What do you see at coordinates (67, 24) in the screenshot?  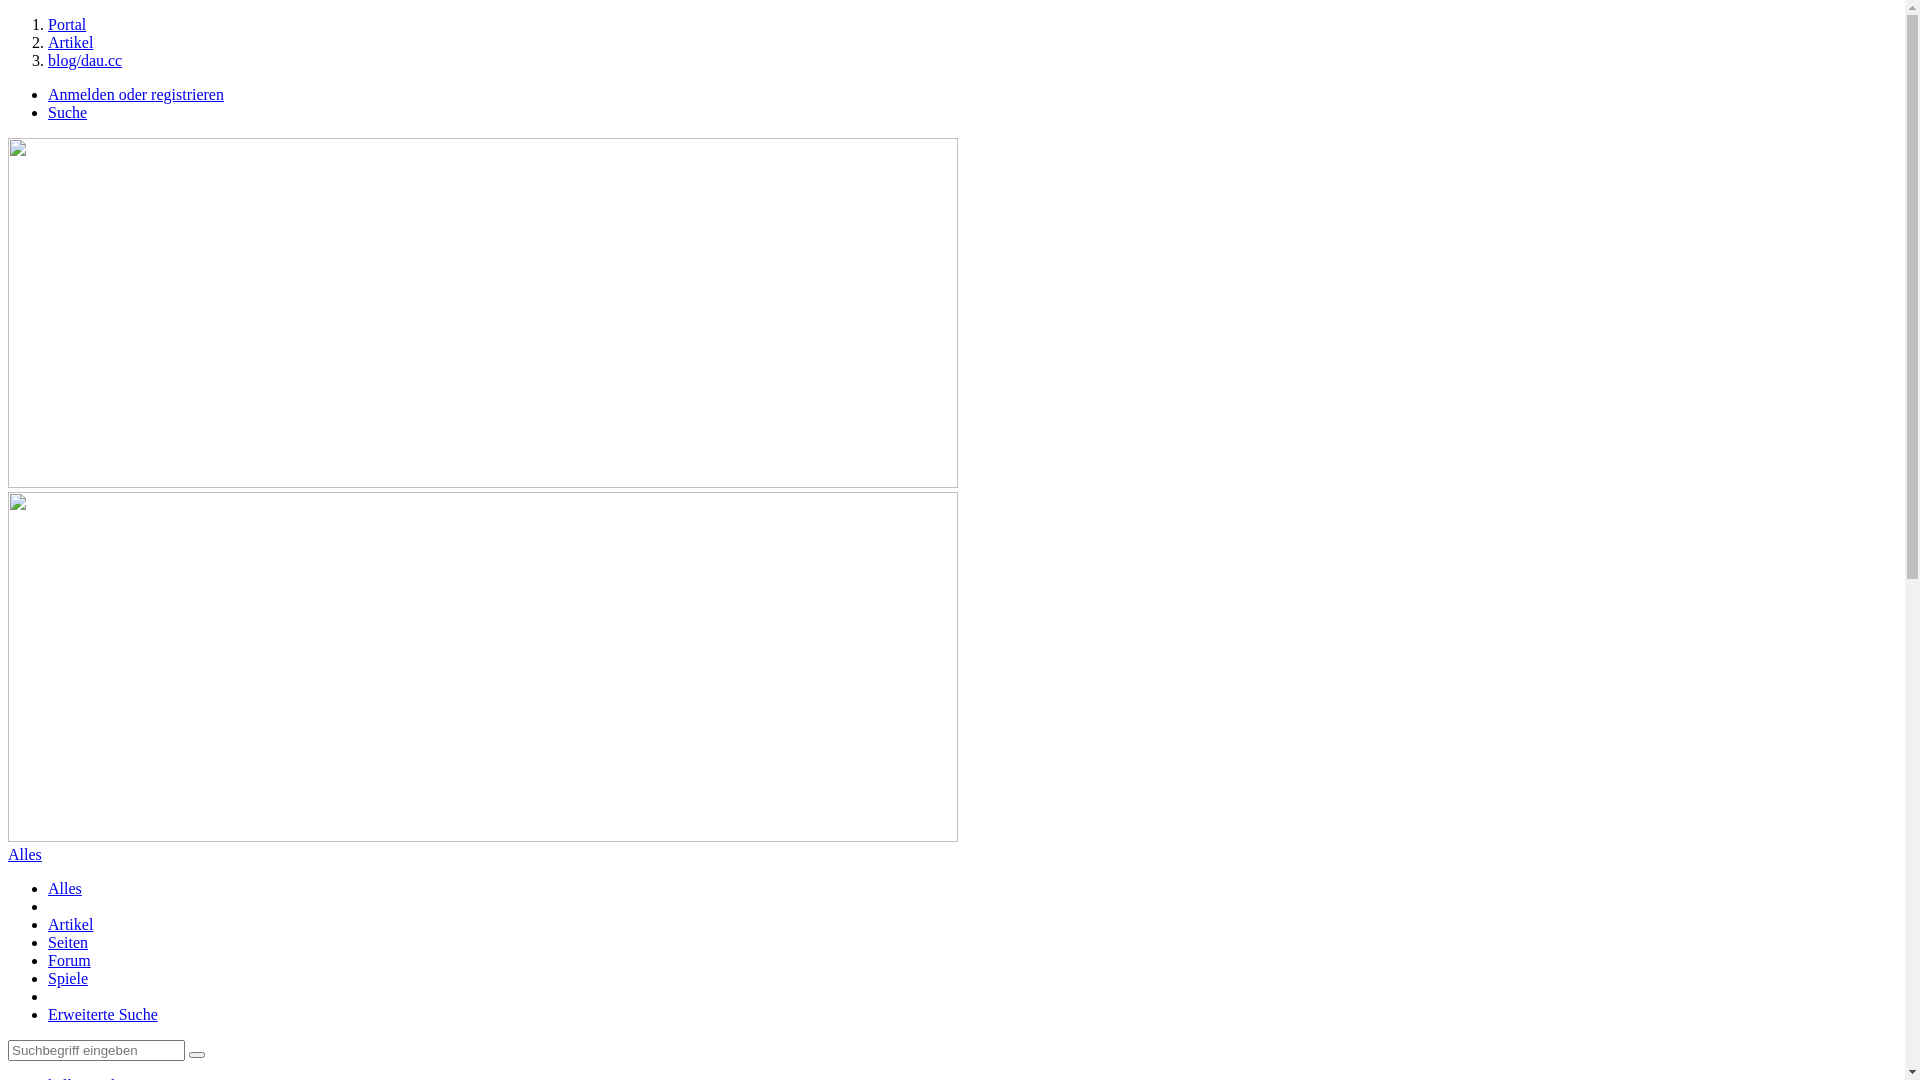 I see `'Portal'` at bounding box center [67, 24].